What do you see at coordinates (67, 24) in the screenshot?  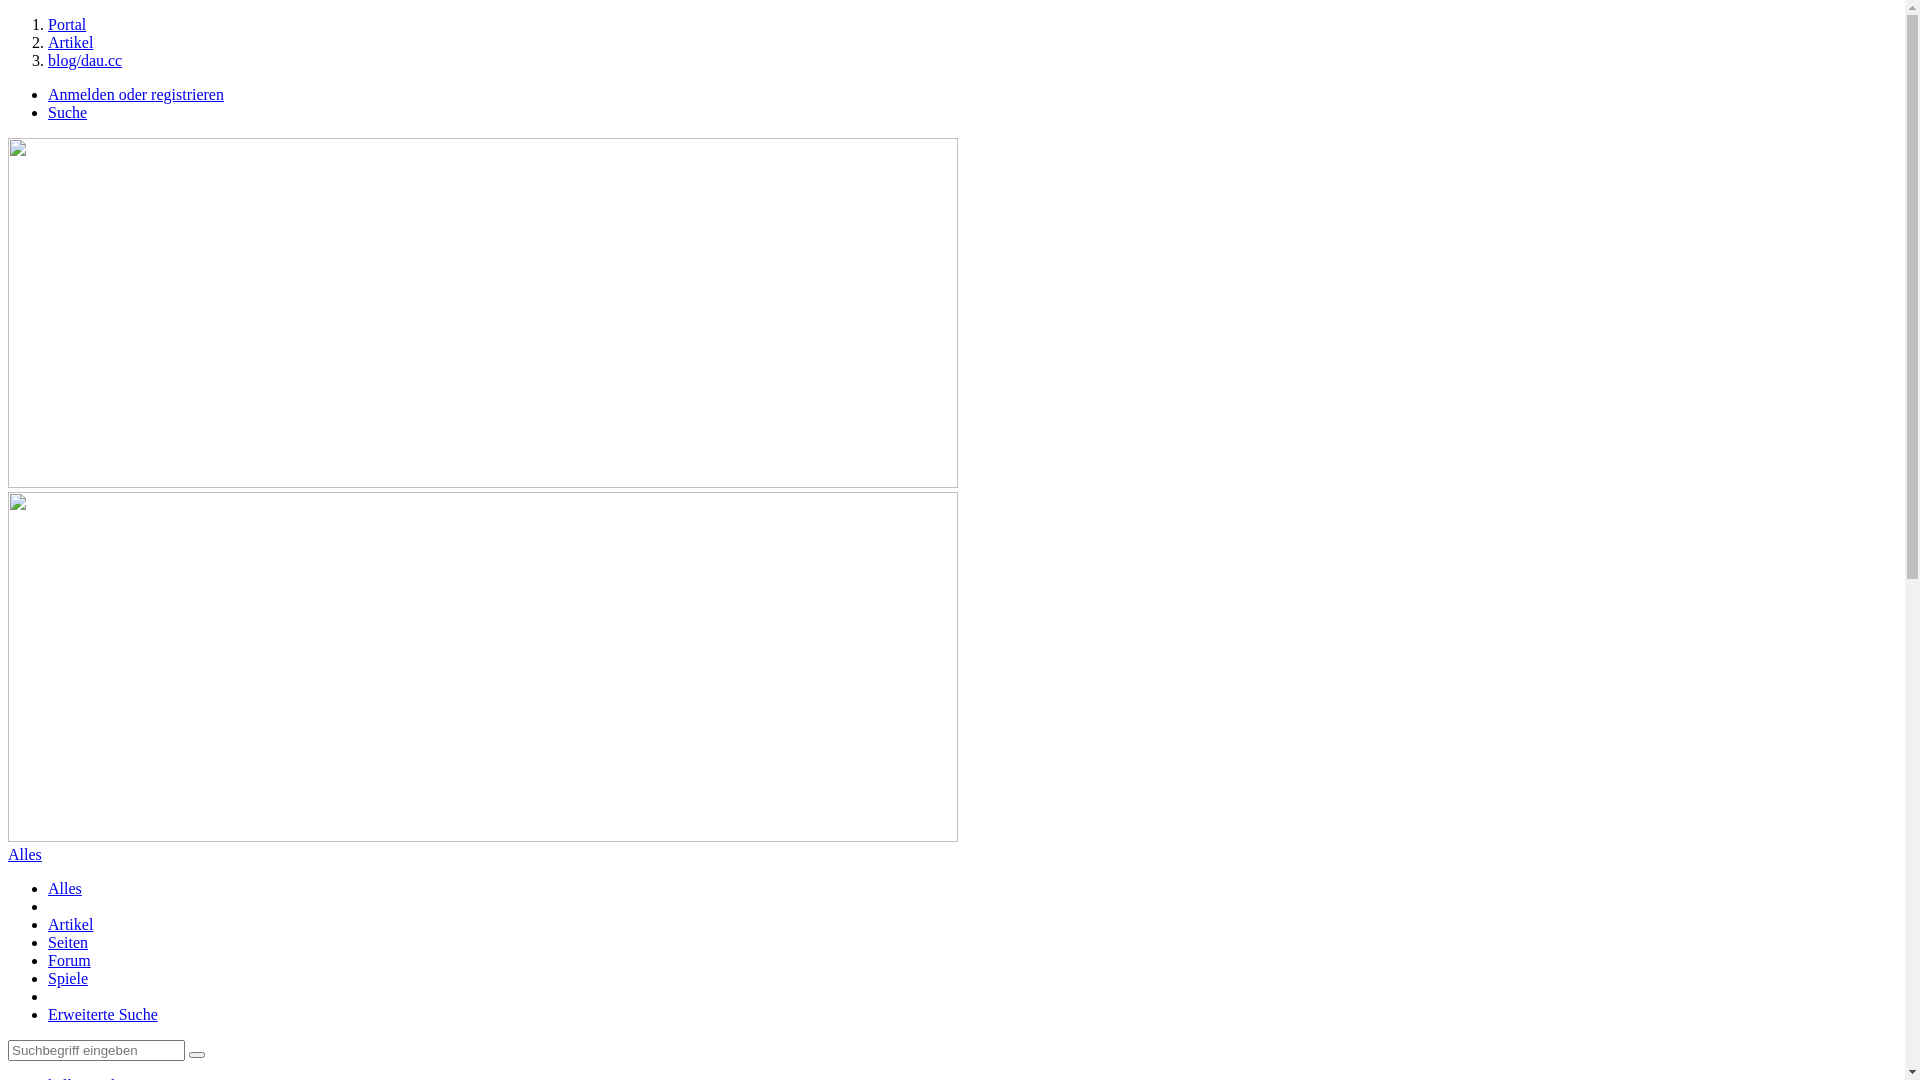 I see `'Portal'` at bounding box center [67, 24].